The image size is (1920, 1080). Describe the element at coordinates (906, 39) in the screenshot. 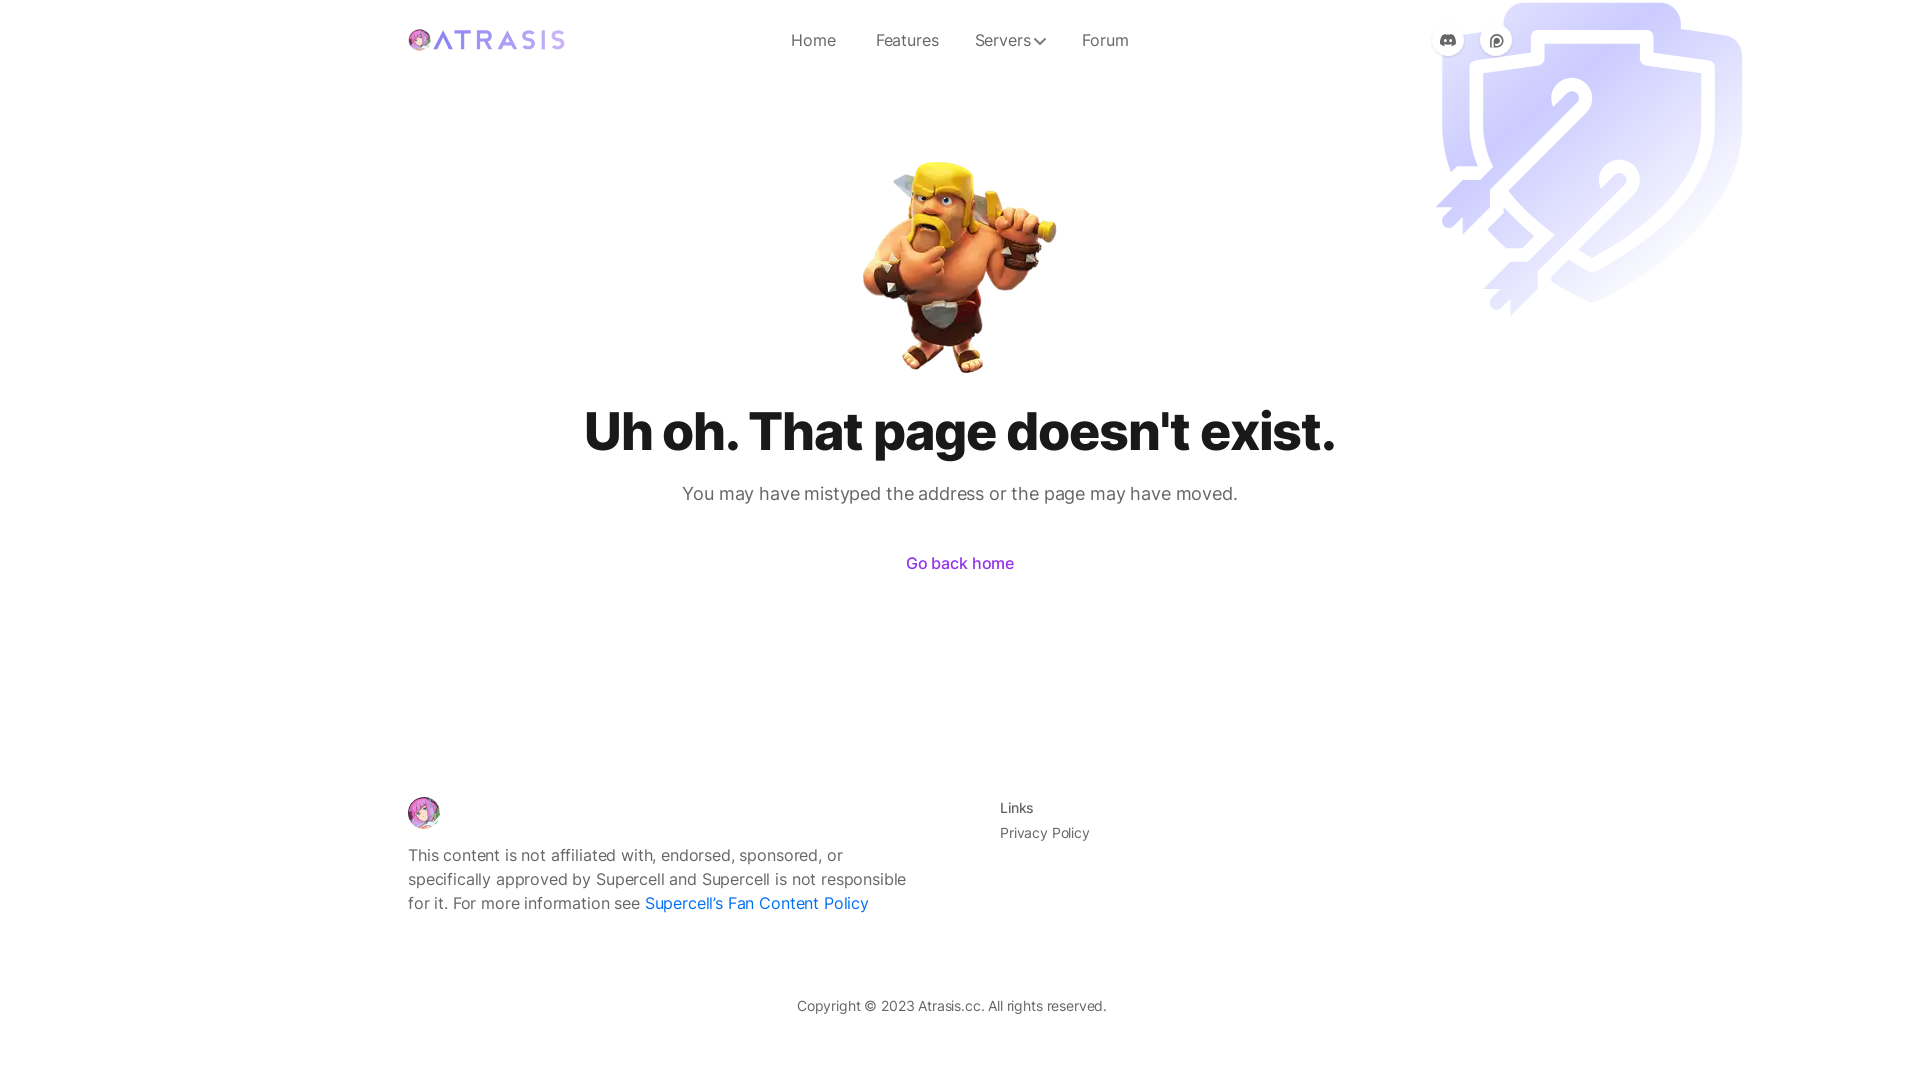

I see `'Features'` at that location.